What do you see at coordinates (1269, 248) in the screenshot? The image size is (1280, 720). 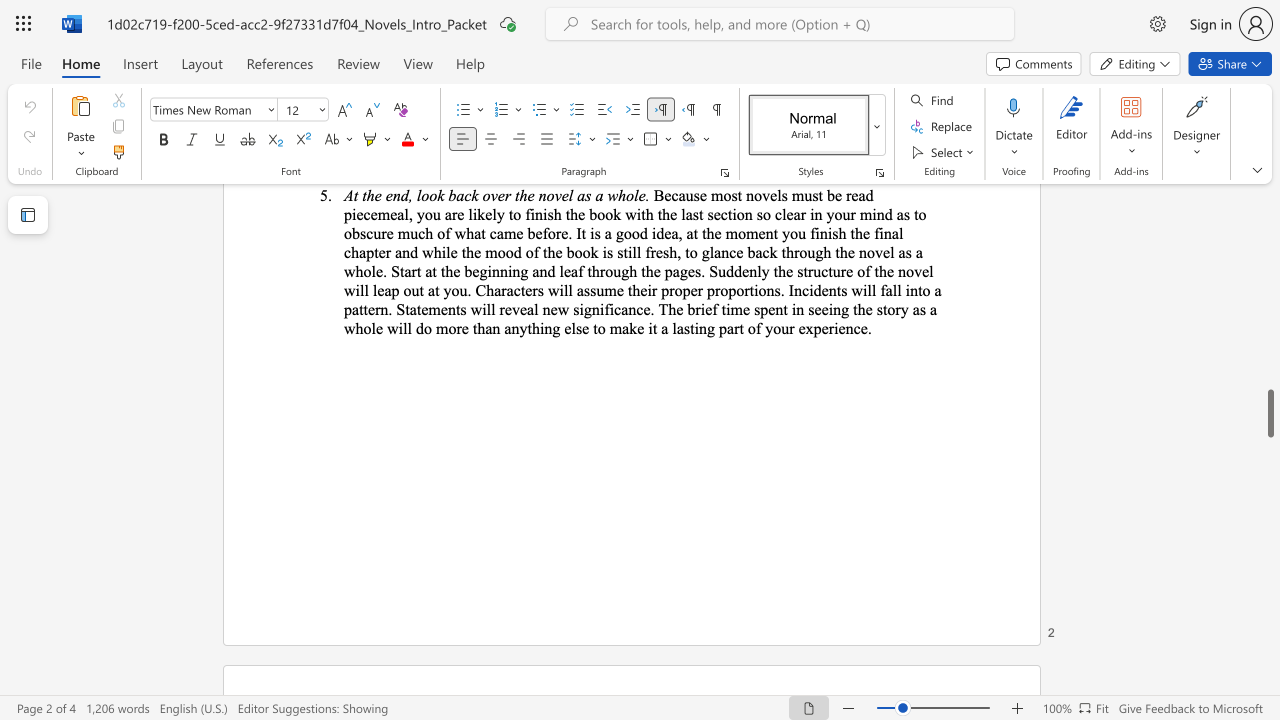 I see `the scrollbar to move the page upward` at bounding box center [1269, 248].